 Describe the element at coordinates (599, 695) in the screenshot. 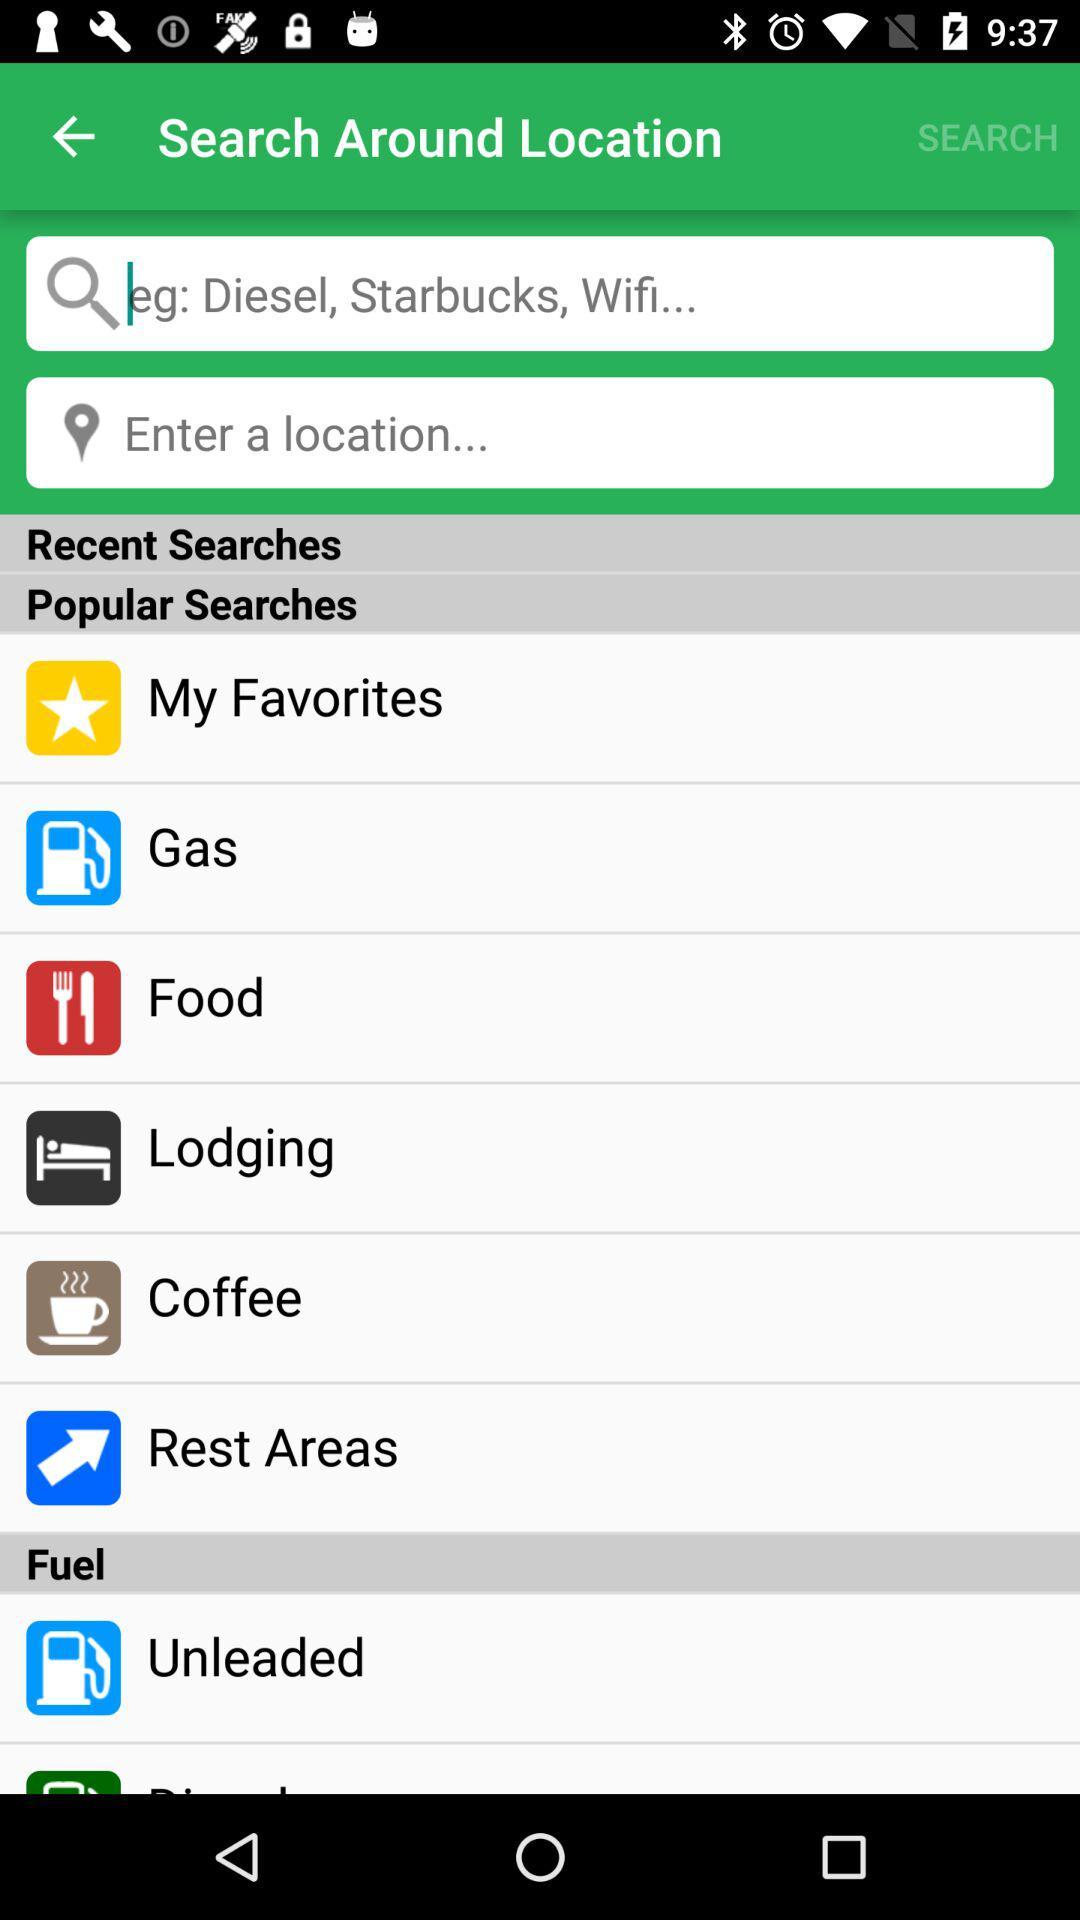

I see `my favorites item` at that location.